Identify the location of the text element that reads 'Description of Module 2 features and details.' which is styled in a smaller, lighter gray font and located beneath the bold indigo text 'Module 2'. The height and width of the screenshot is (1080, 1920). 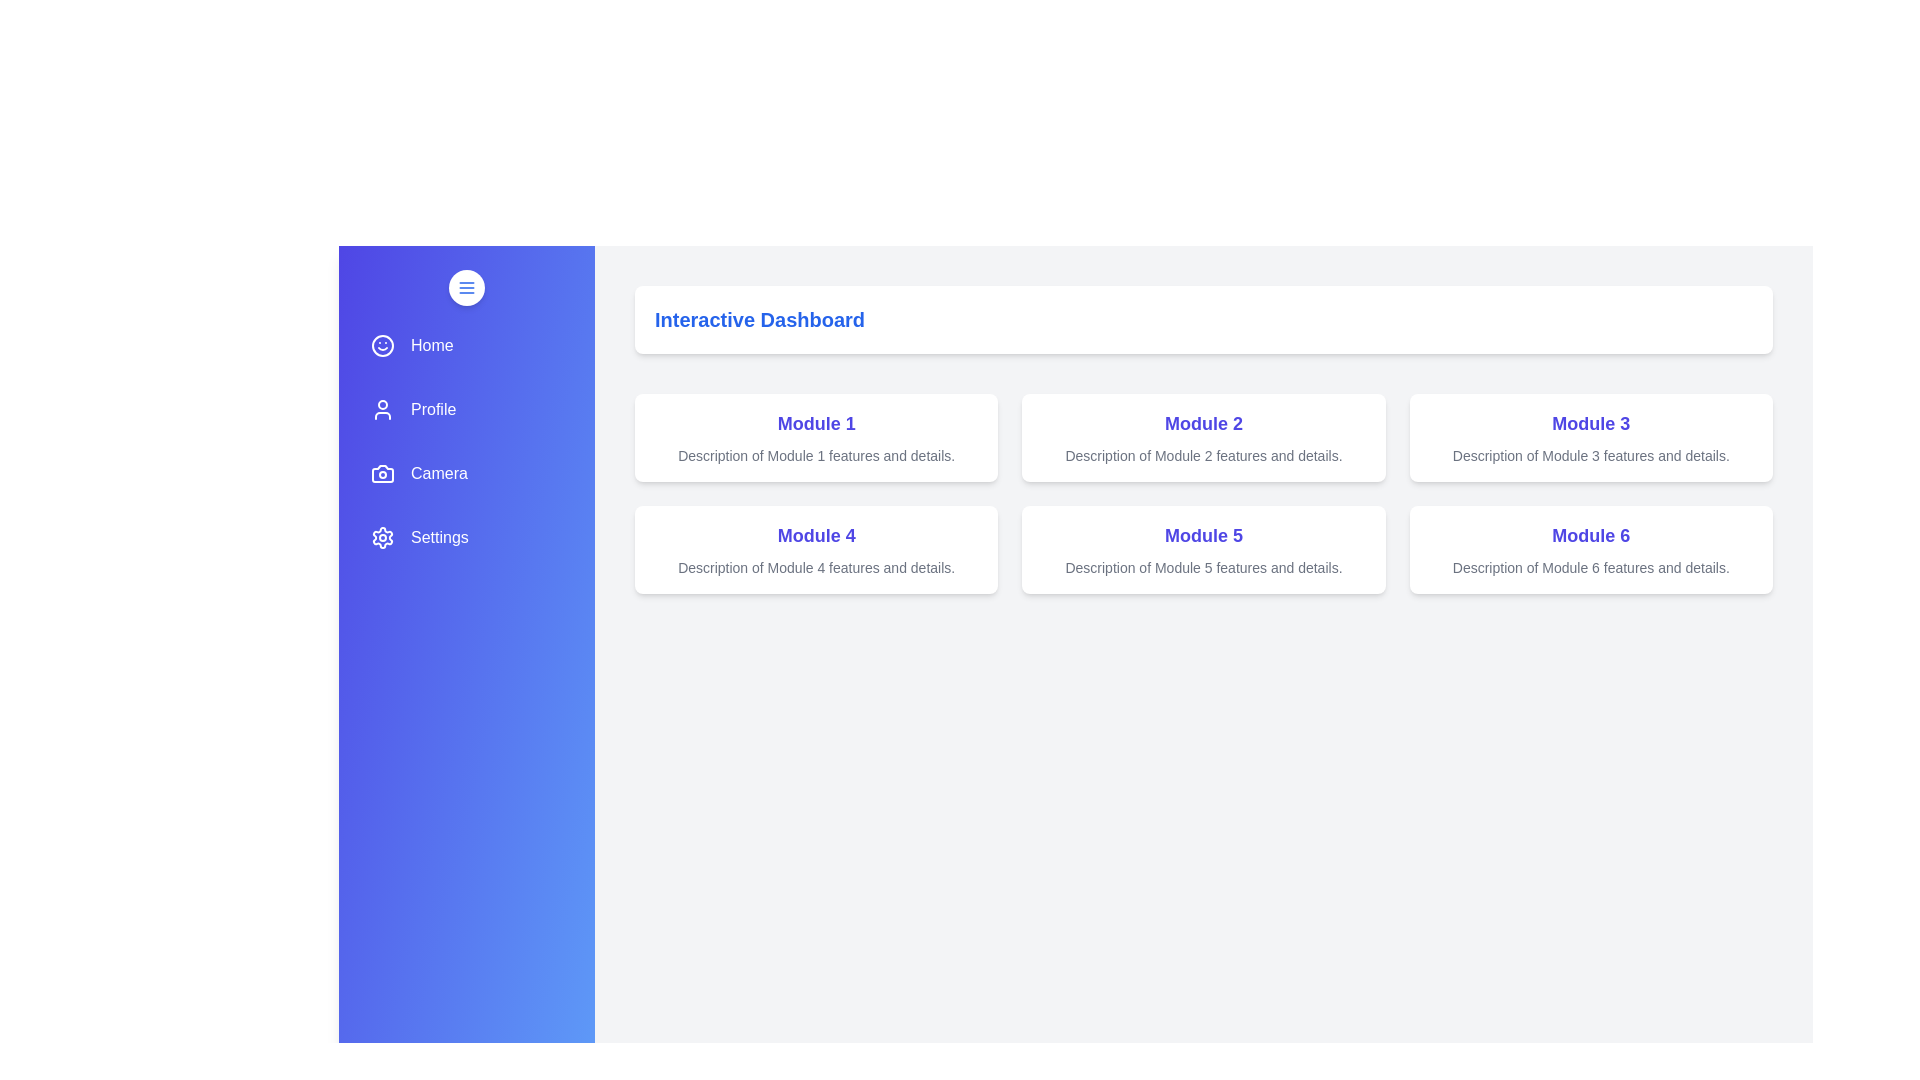
(1203, 455).